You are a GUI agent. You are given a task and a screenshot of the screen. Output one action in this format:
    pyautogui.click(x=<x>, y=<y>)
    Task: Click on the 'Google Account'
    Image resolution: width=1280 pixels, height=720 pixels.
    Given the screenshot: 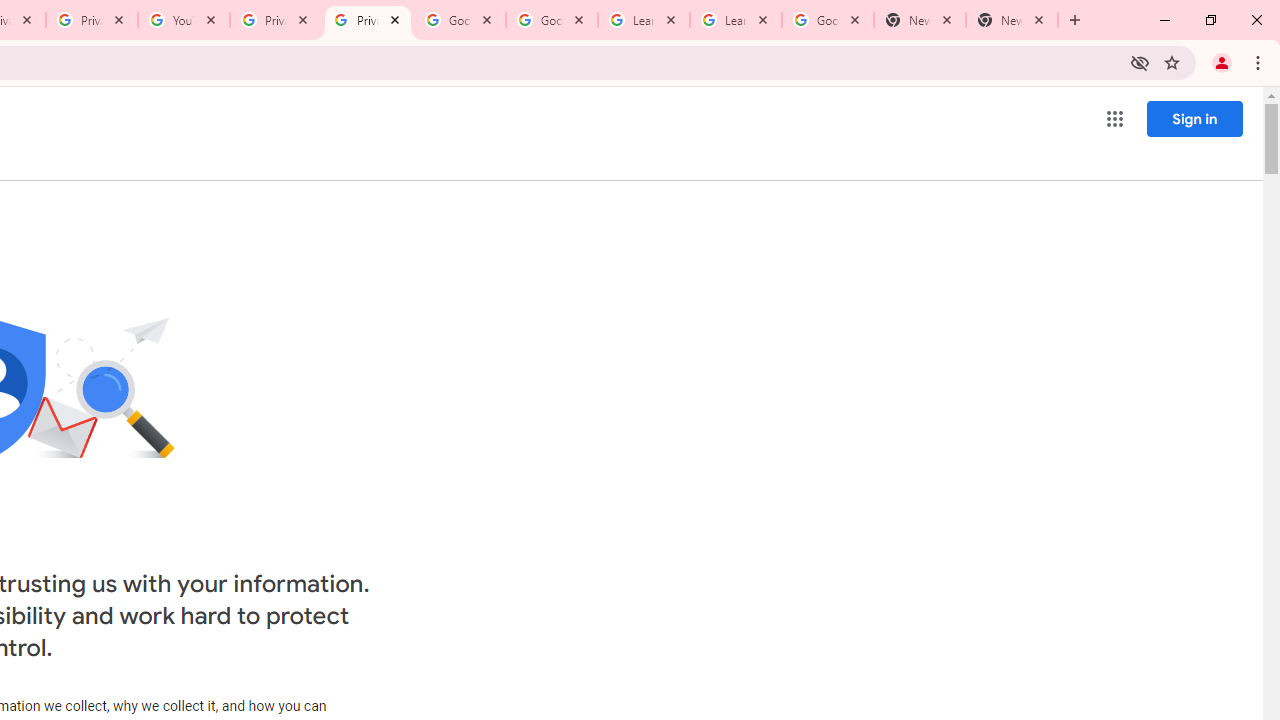 What is the action you would take?
    pyautogui.click(x=828, y=20)
    